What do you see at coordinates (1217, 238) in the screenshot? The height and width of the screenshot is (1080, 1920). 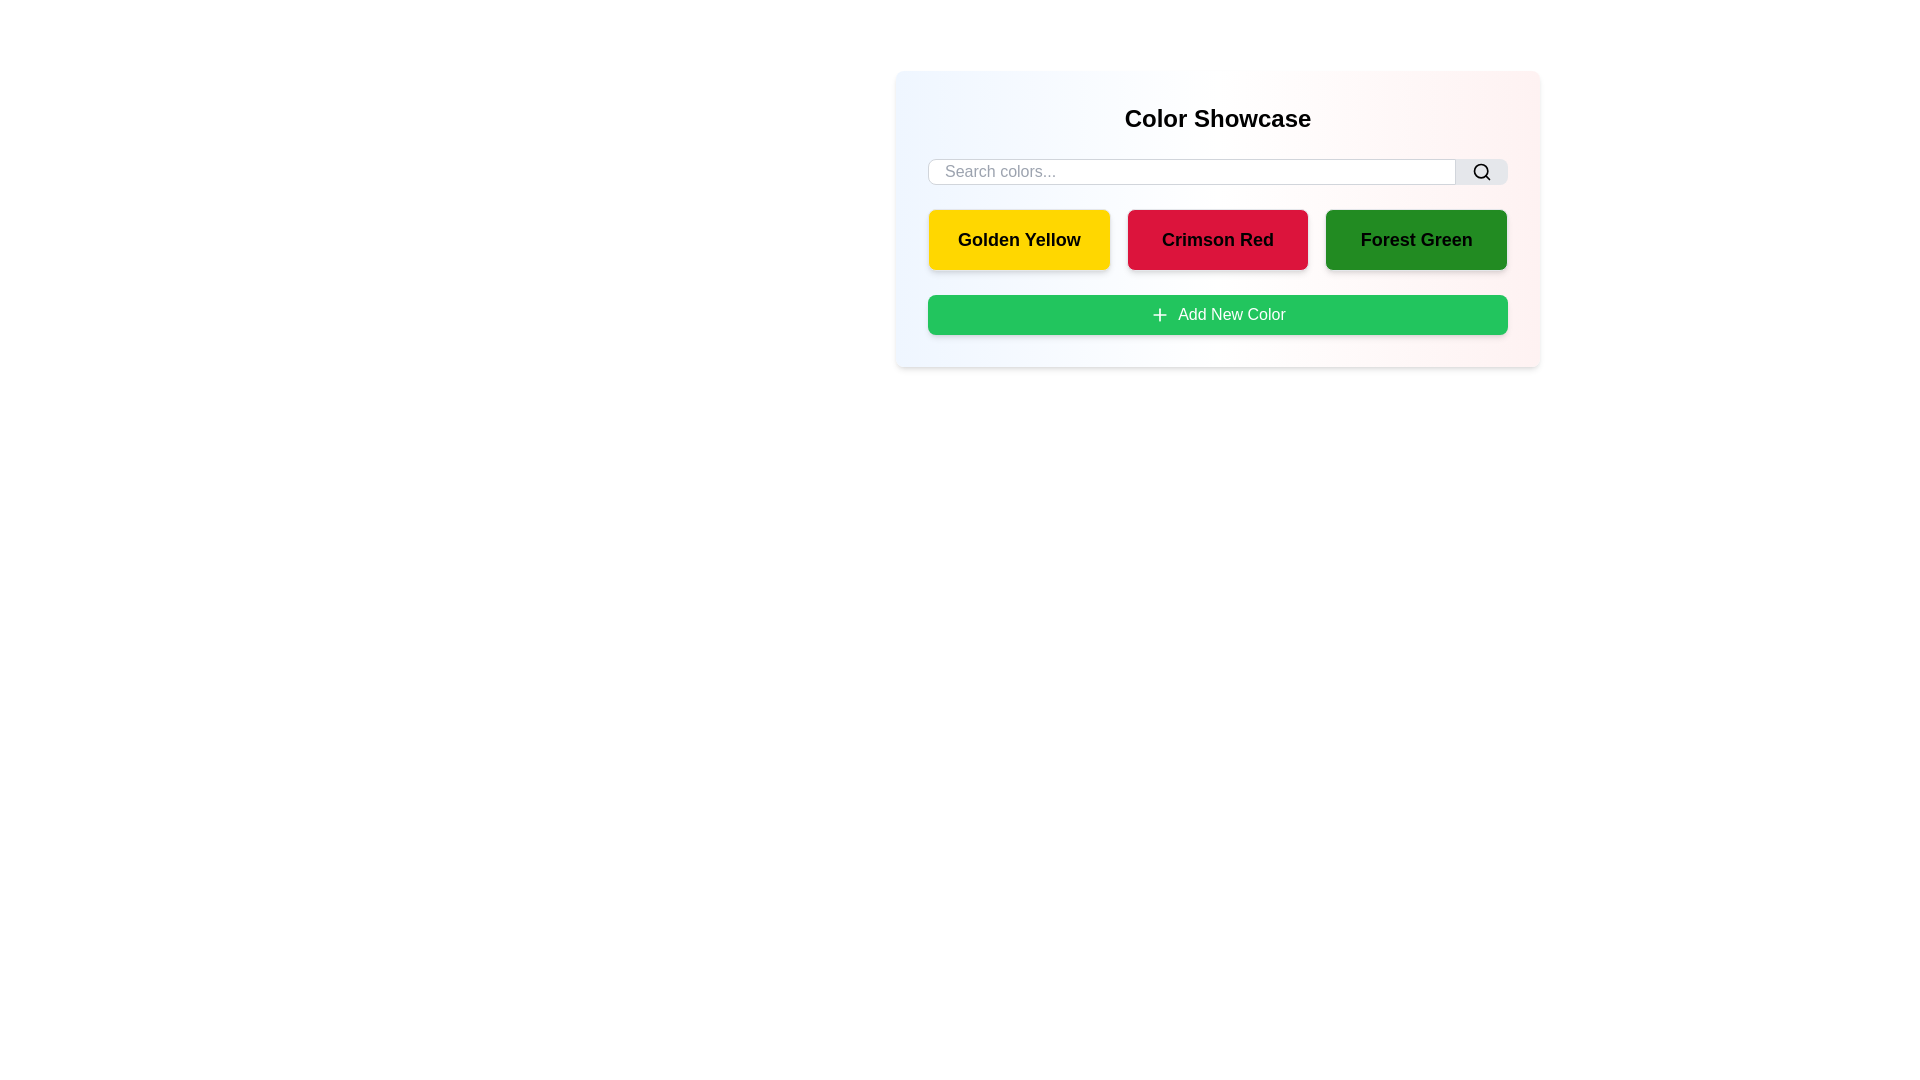 I see `the text label displaying 'Crimson Red' in bold, centered font, located in the red rectangular section` at bounding box center [1217, 238].